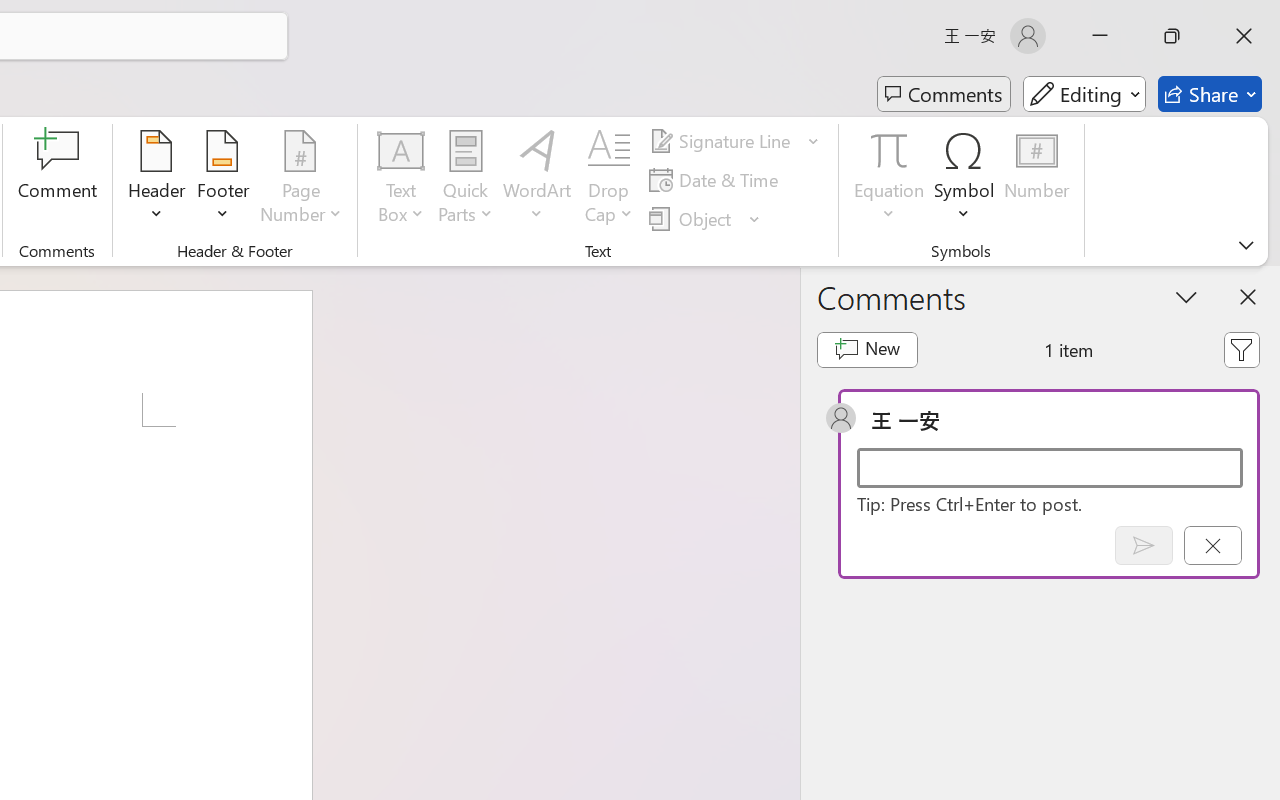 The height and width of the screenshot is (800, 1280). Describe the element at coordinates (608, 179) in the screenshot. I see `'Drop Cap'` at that location.